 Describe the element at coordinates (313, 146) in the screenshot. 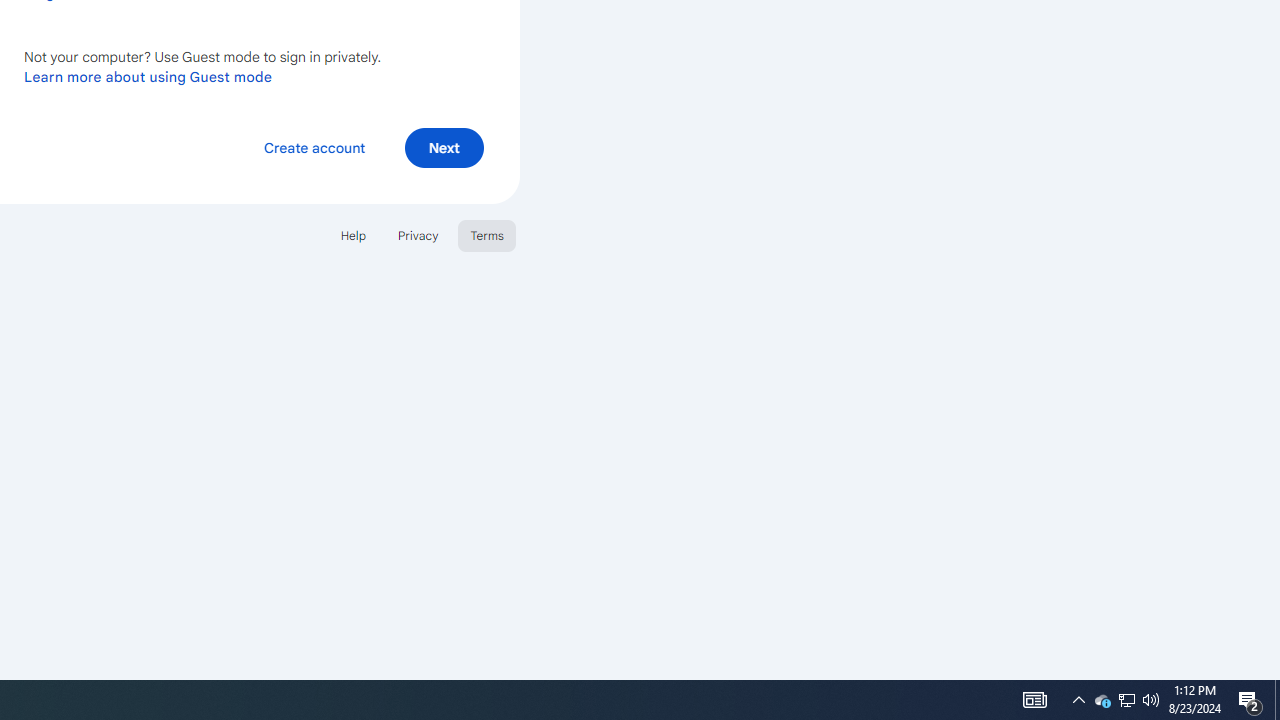

I see `'Create account'` at that location.